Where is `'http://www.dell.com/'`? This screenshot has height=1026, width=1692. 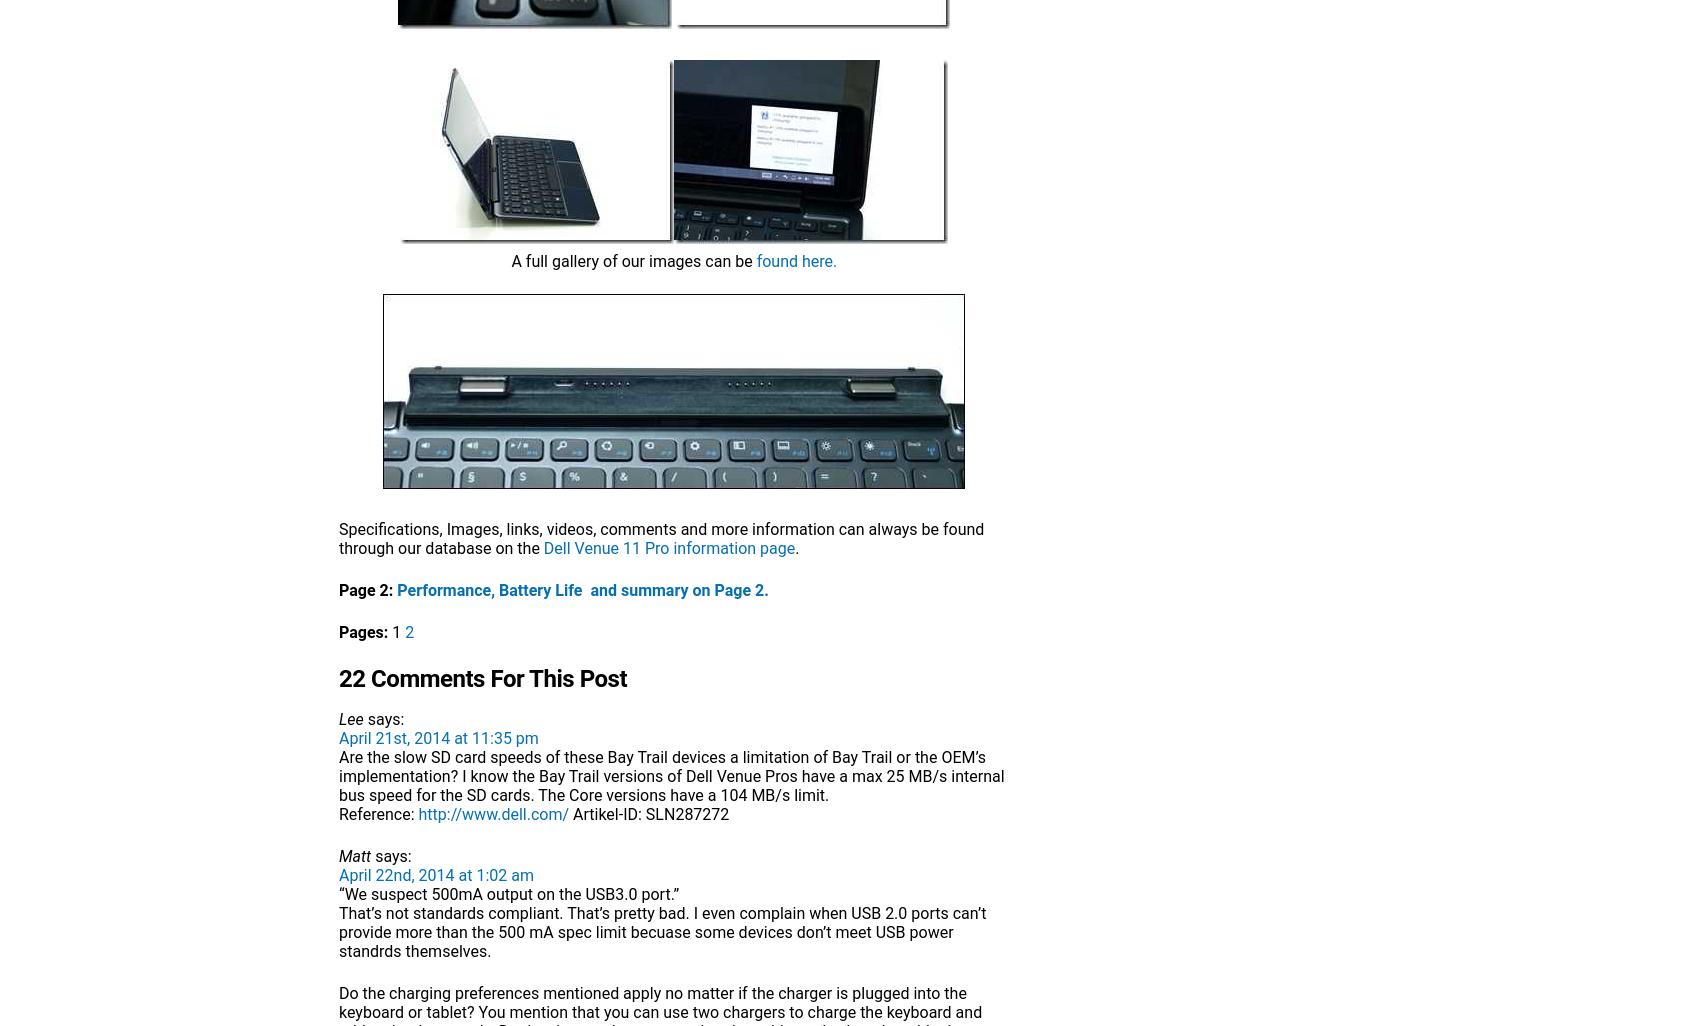 'http://www.dell.com/' is located at coordinates (492, 813).